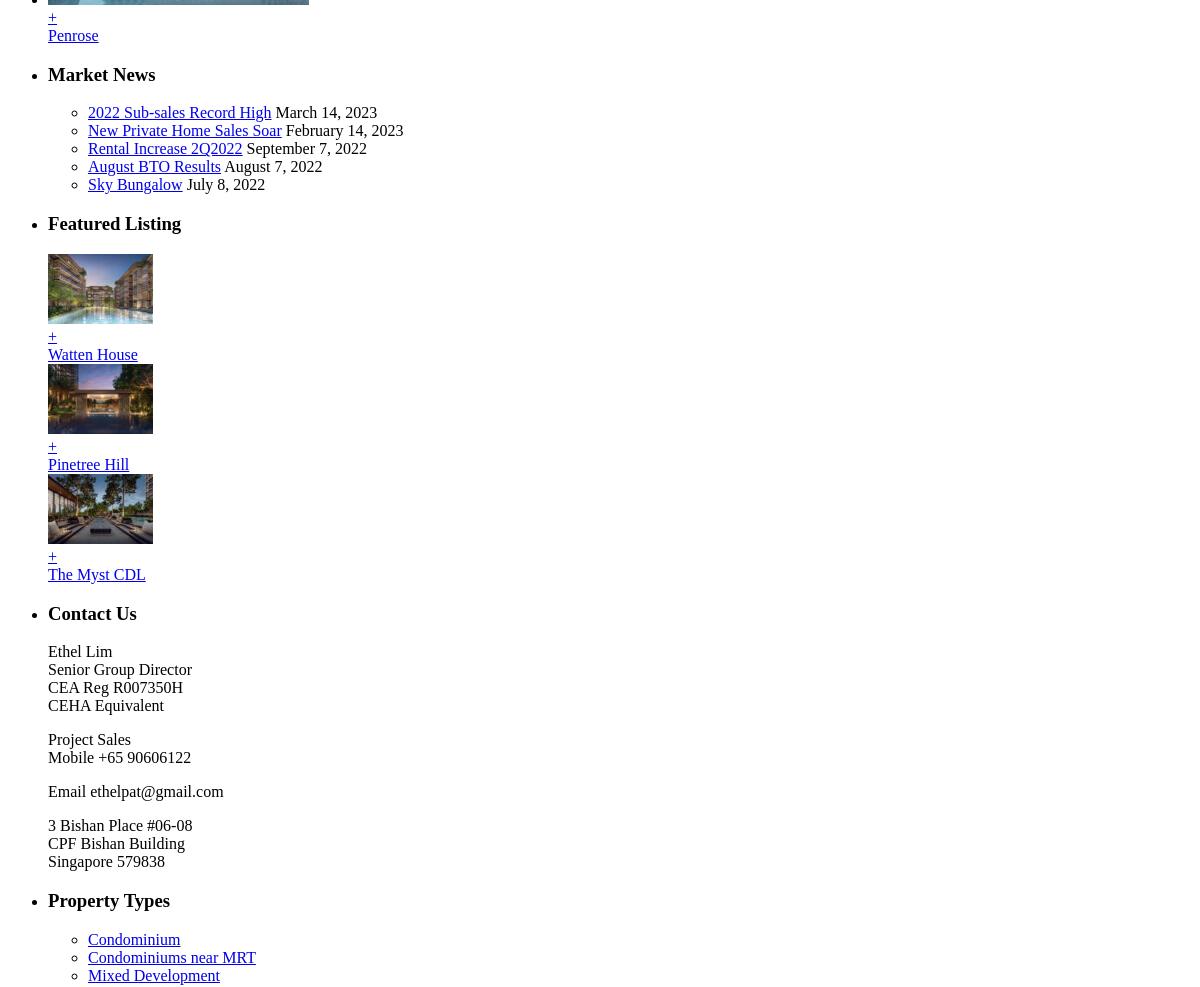 The image size is (1200, 987). Describe the element at coordinates (178, 112) in the screenshot. I see `'2022 Sub-sales Record High'` at that location.